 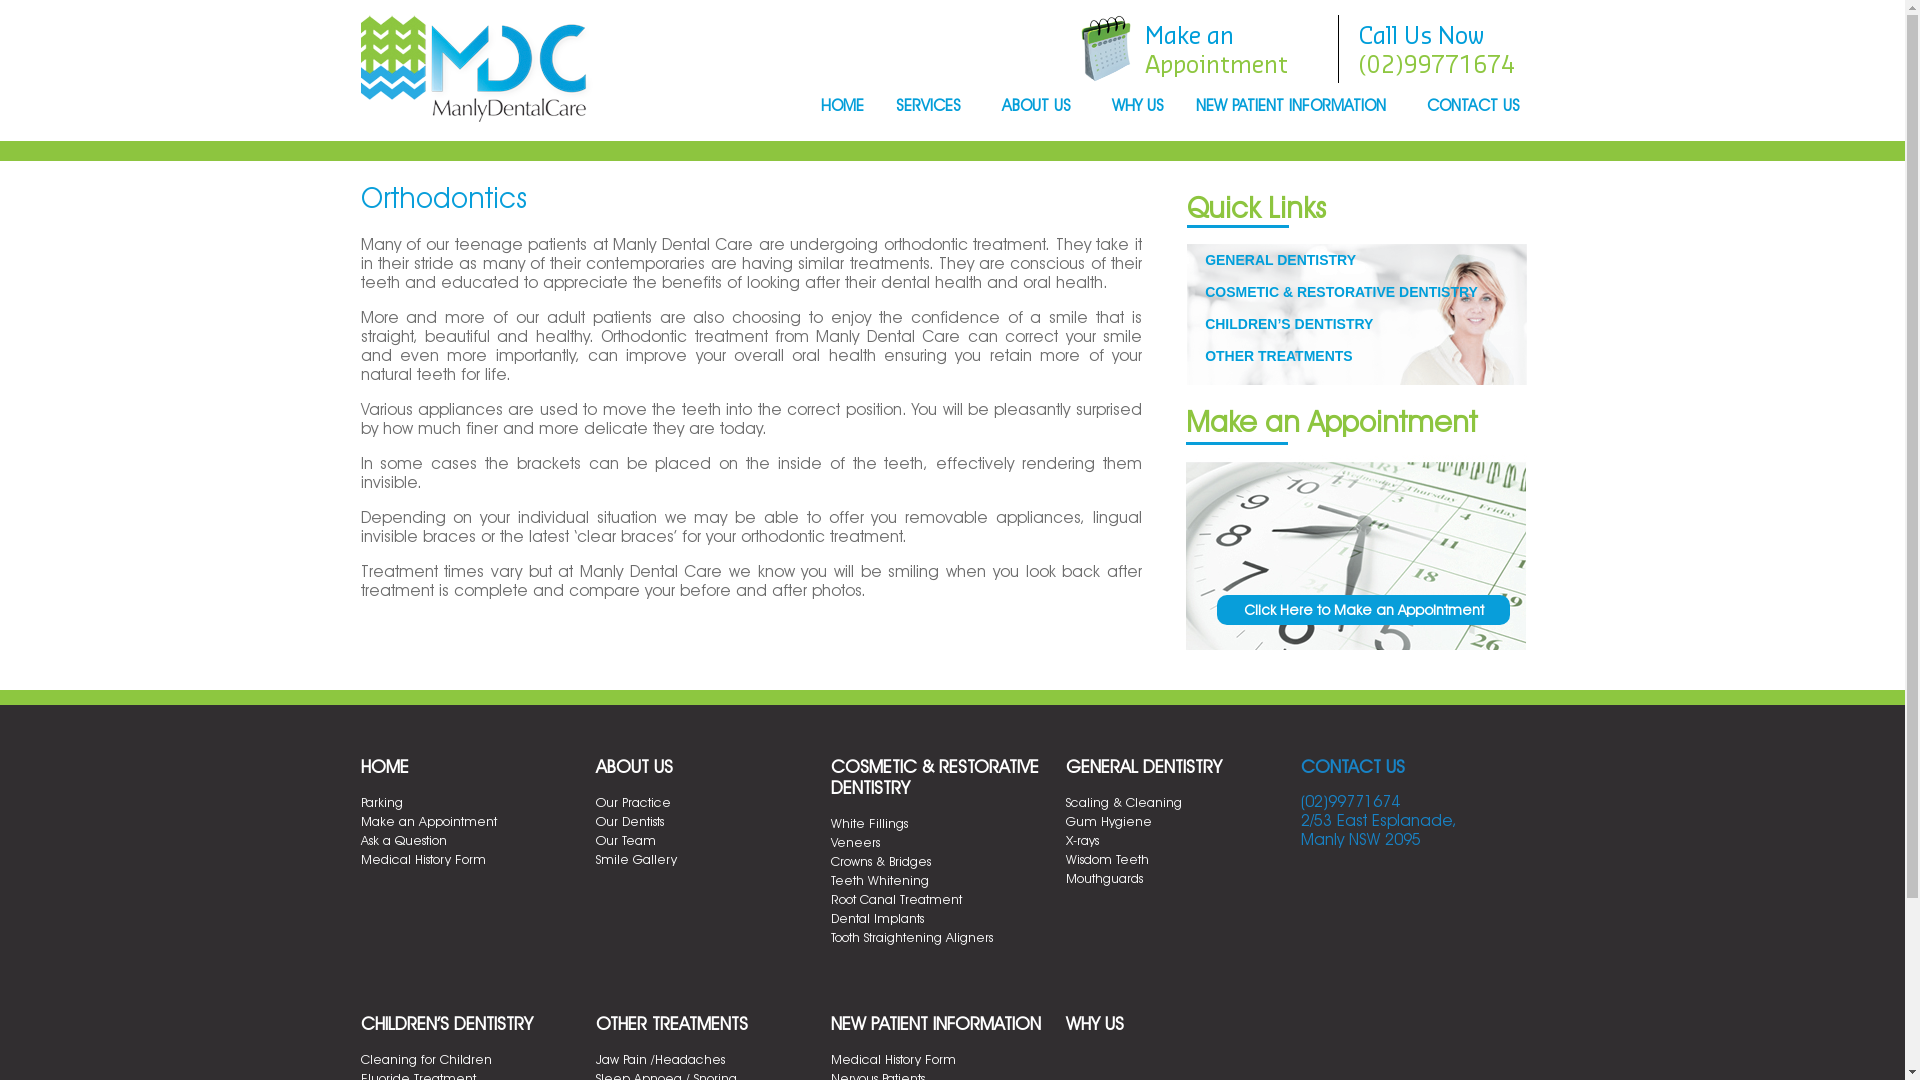 I want to click on 'Teeth Whitening', so click(x=878, y=878).